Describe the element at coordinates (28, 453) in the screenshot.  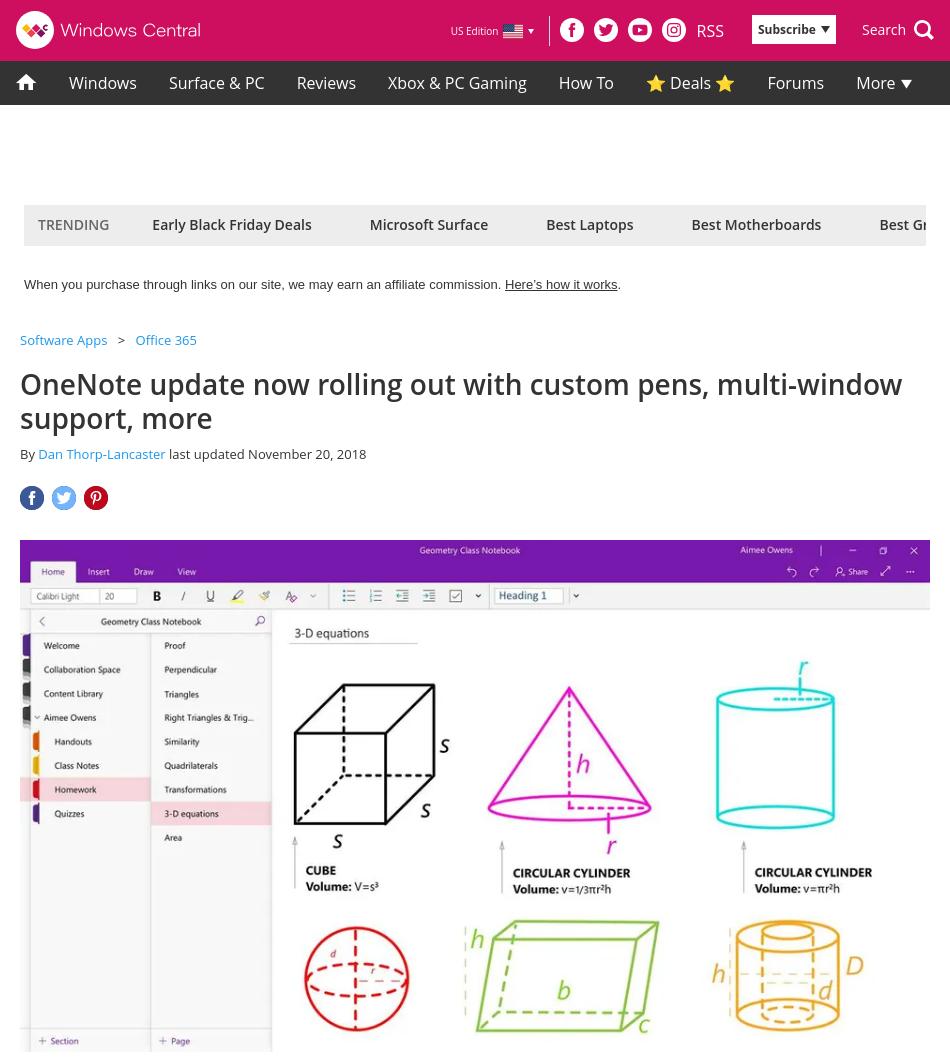
I see `'By'` at that location.